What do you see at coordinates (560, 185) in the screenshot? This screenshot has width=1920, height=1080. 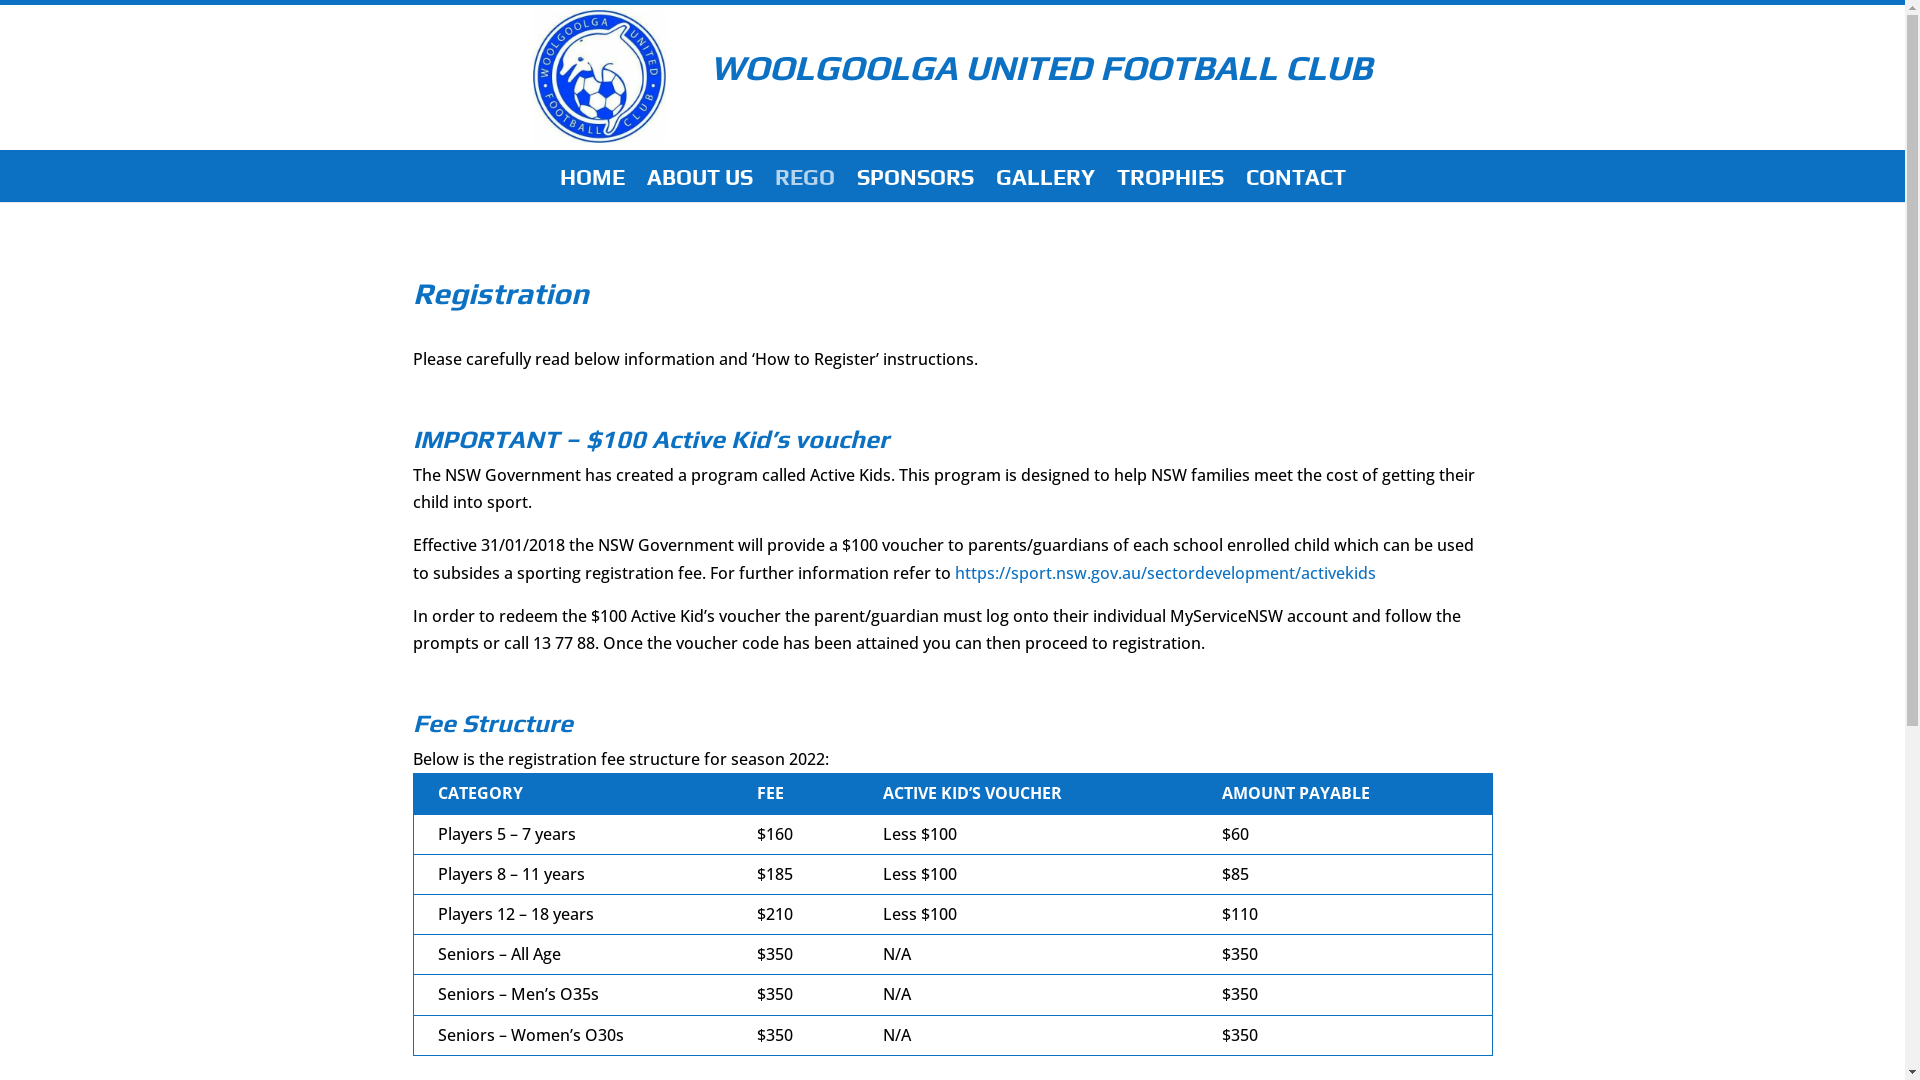 I see `'HOME'` at bounding box center [560, 185].